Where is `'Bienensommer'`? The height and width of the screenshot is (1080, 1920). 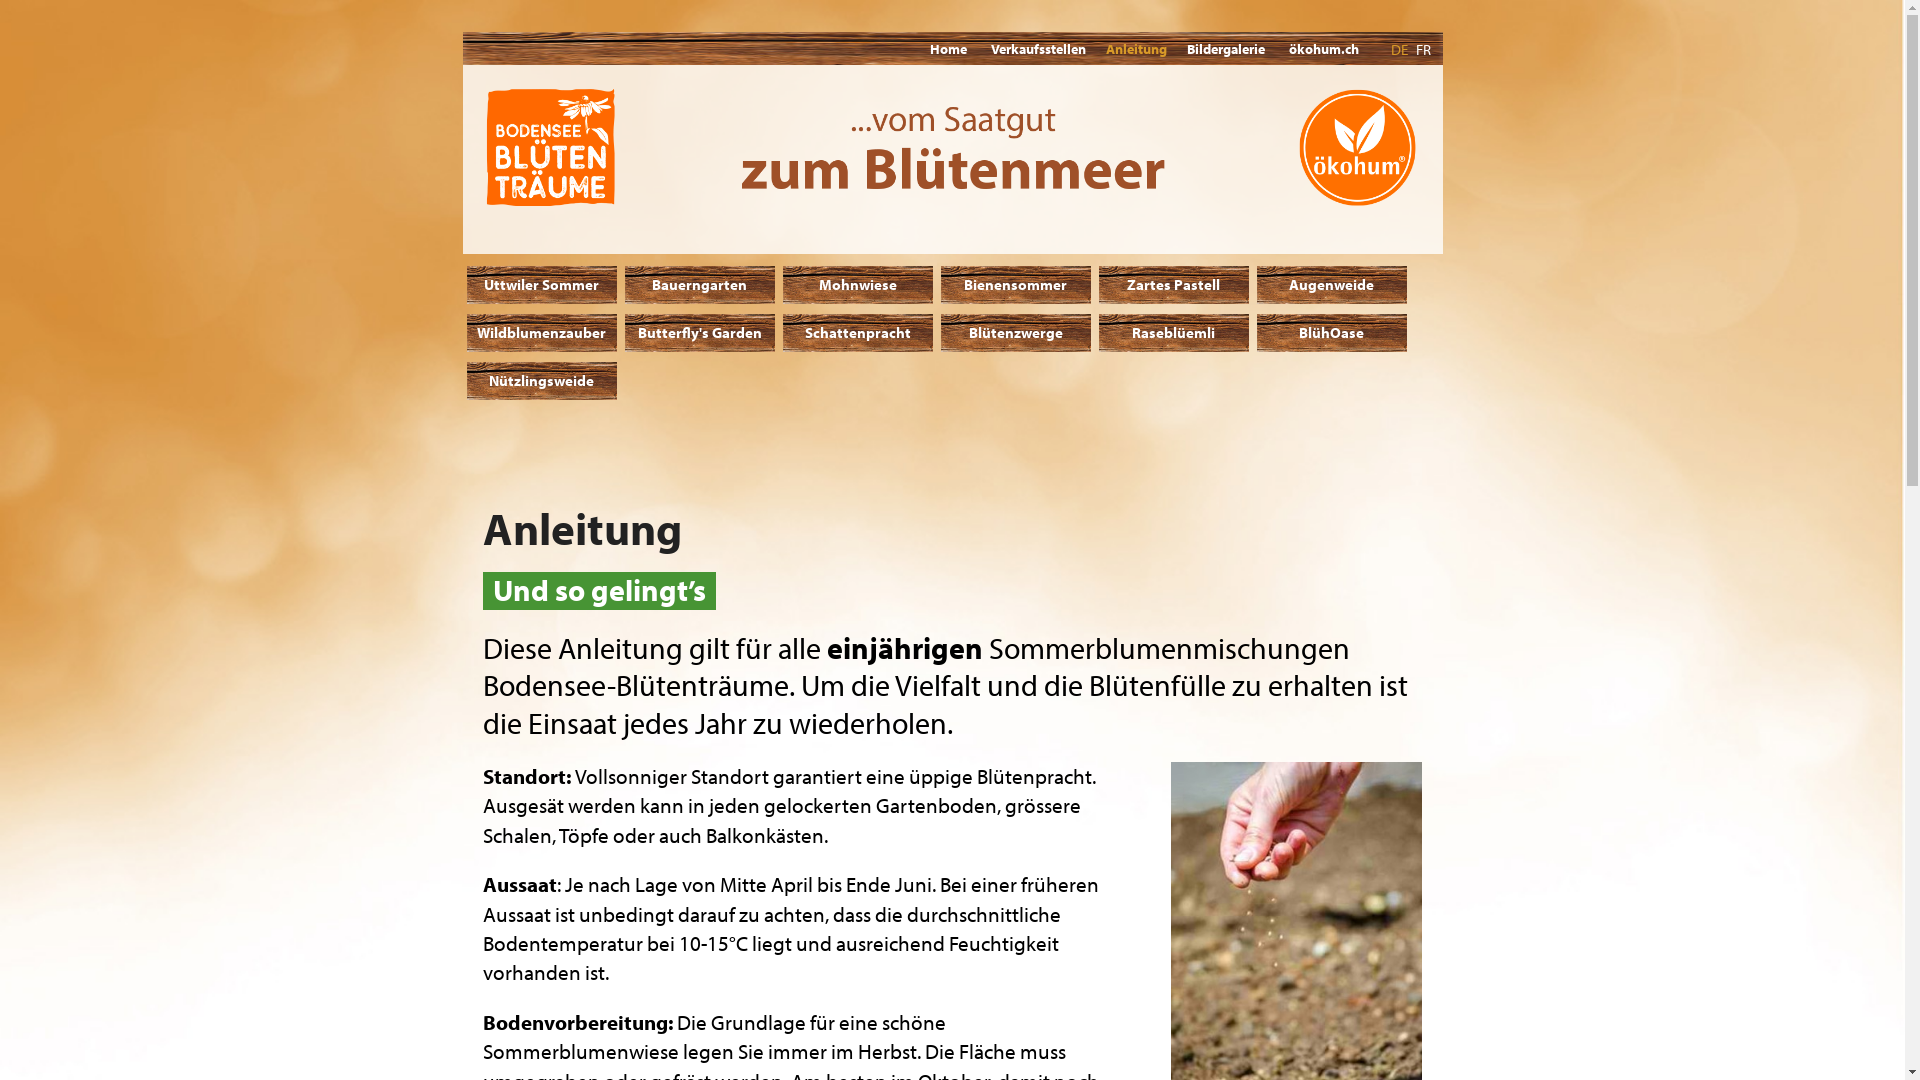 'Bienensommer' is located at coordinates (939, 285).